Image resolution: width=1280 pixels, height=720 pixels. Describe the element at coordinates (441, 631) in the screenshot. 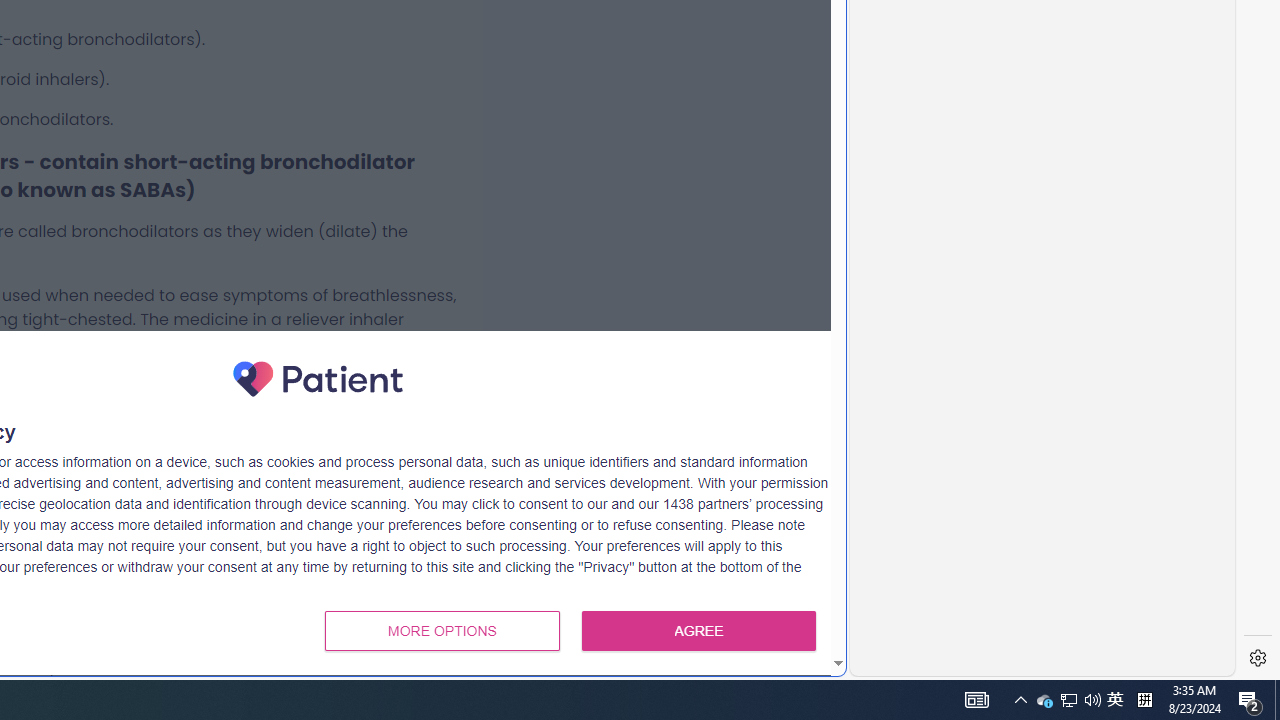

I see `'MORE OPTIONS'` at that location.